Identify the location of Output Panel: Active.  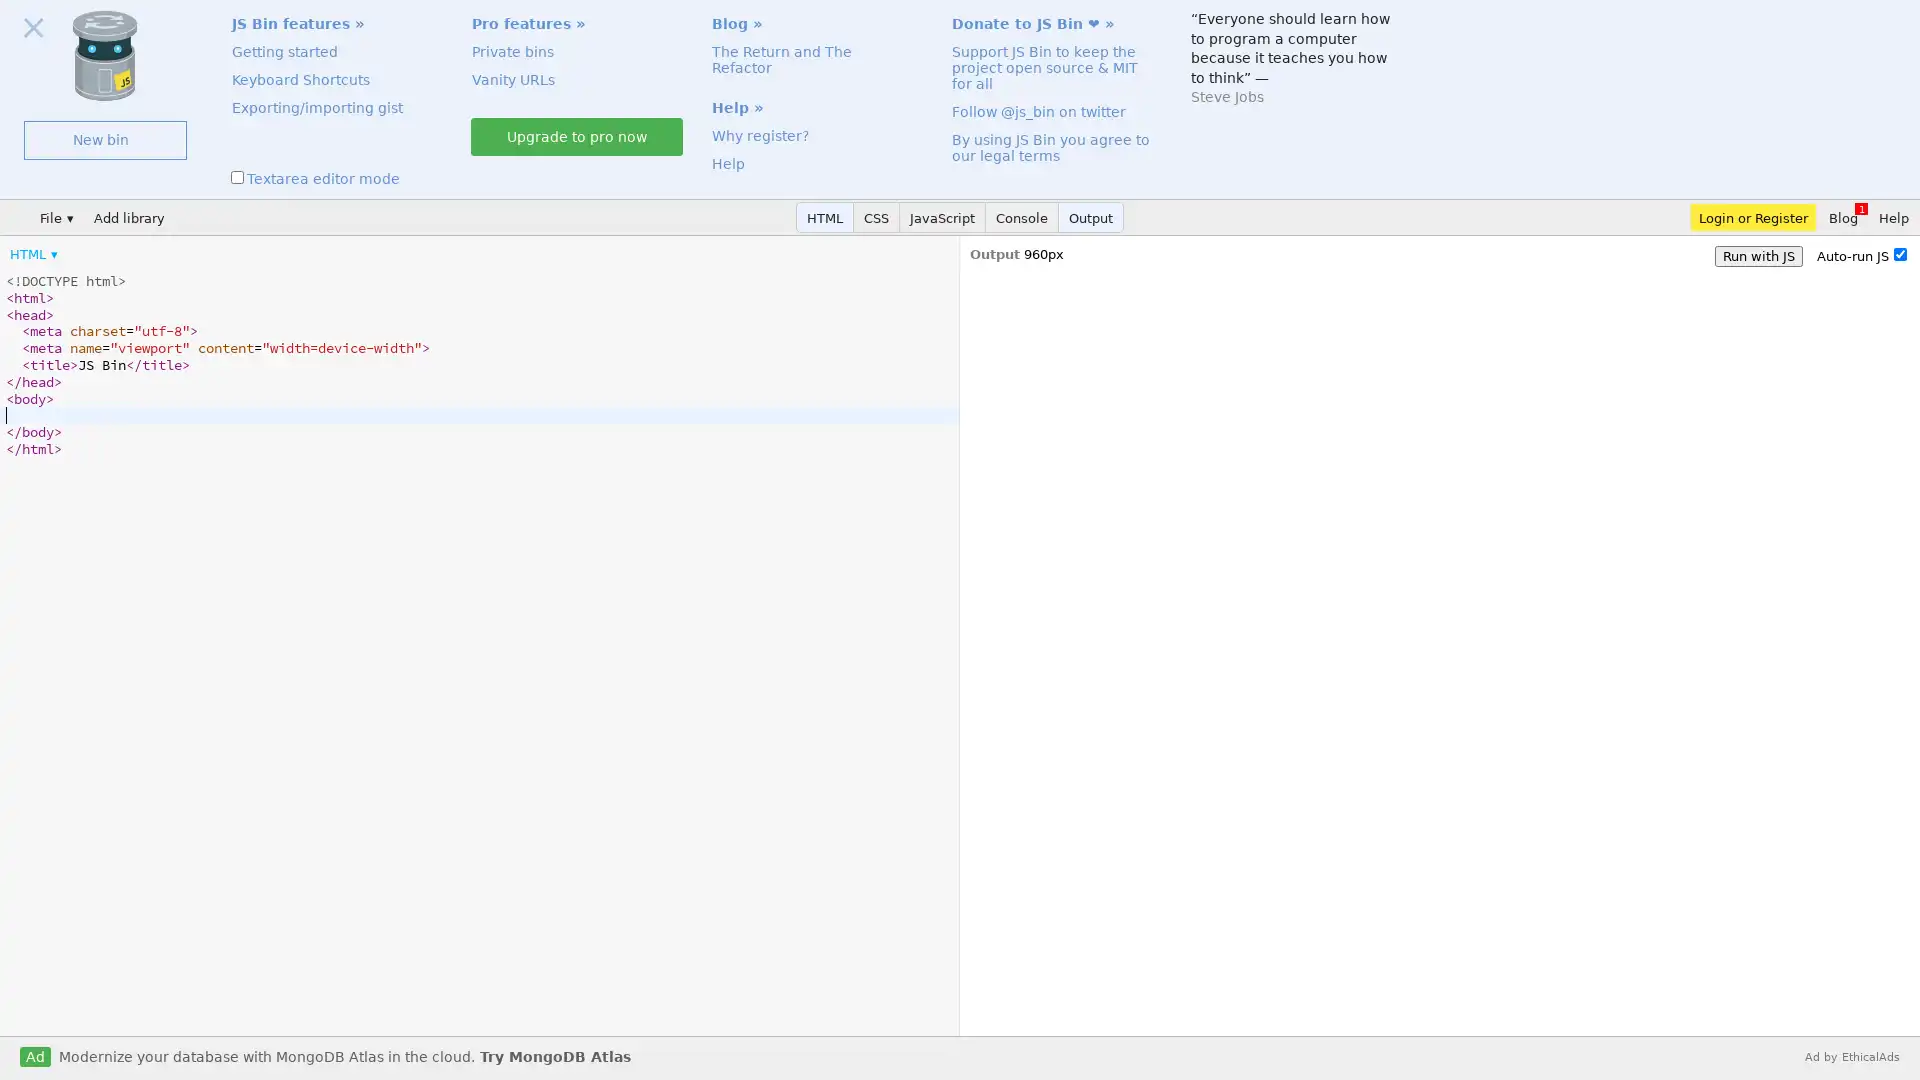
(1090, 217).